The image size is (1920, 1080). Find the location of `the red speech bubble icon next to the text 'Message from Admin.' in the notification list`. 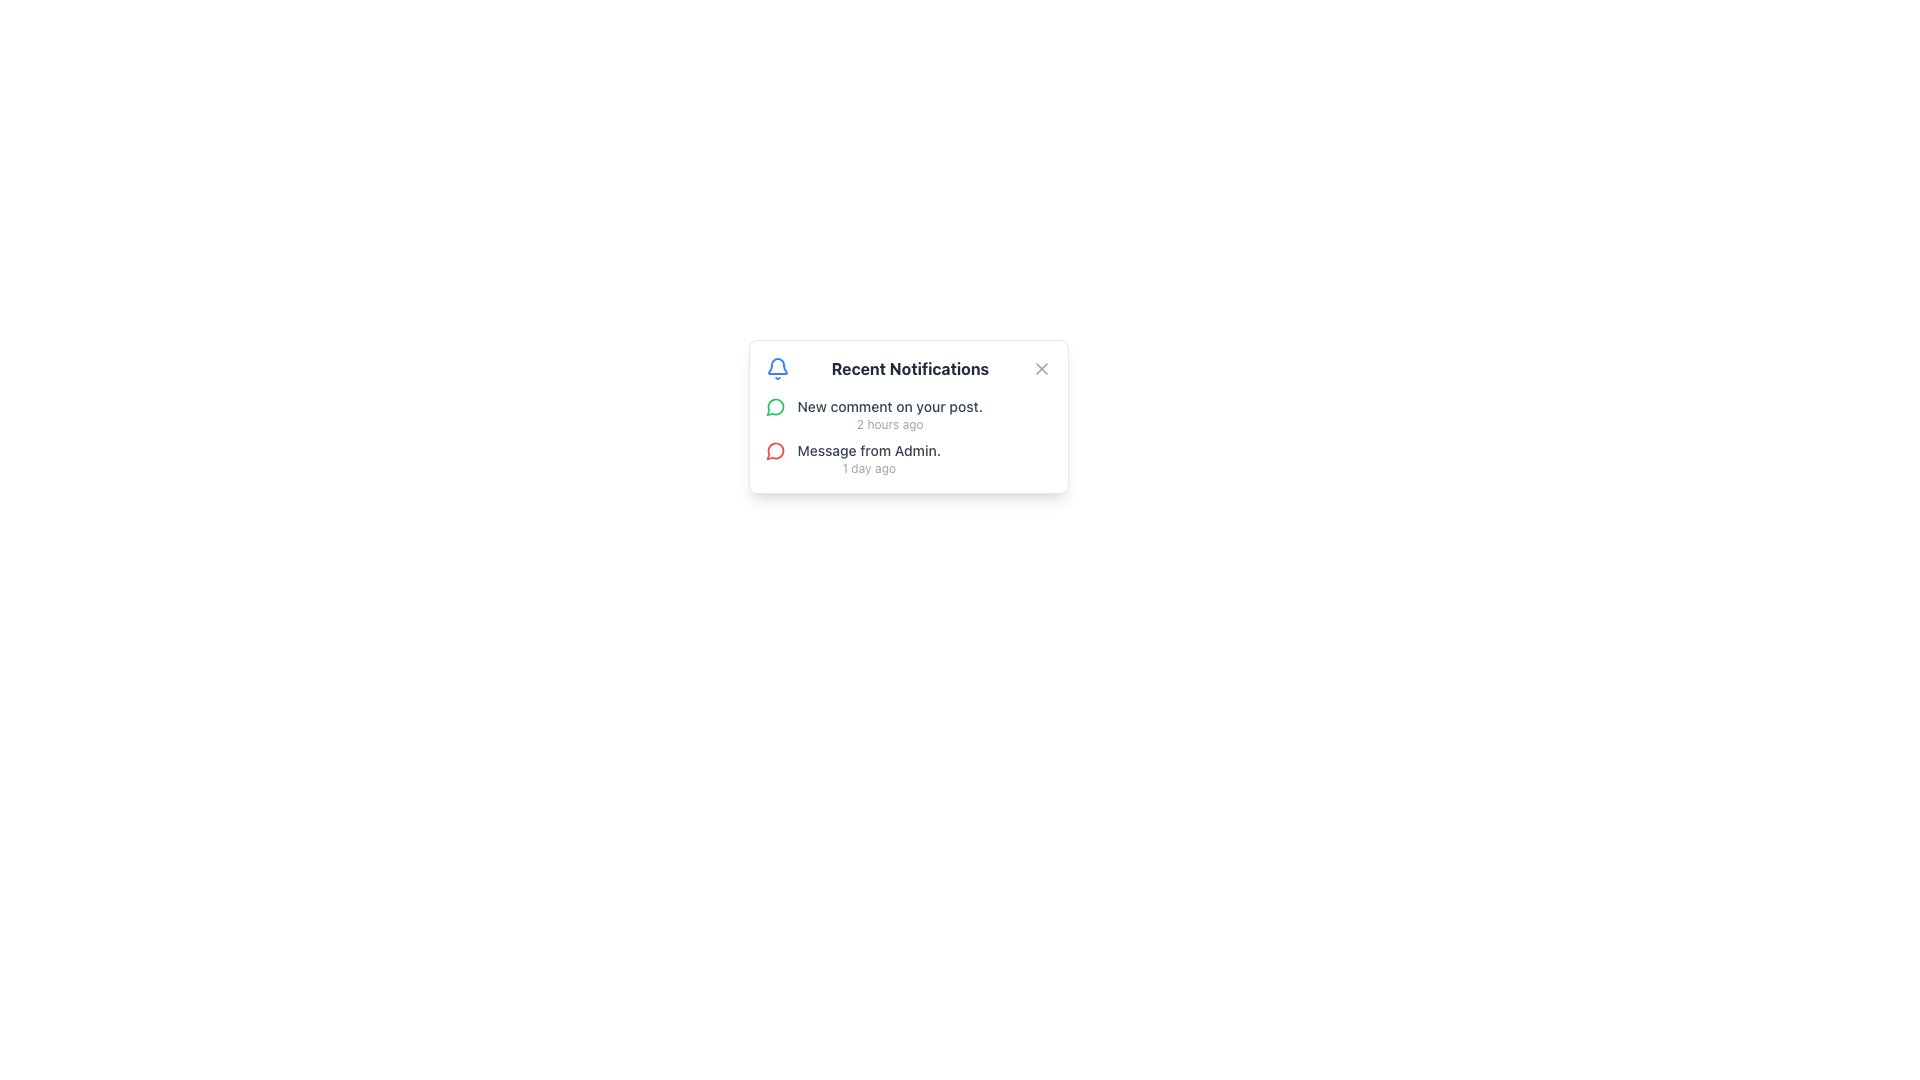

the red speech bubble icon next to the text 'Message from Admin.' in the notification list is located at coordinates (774, 451).